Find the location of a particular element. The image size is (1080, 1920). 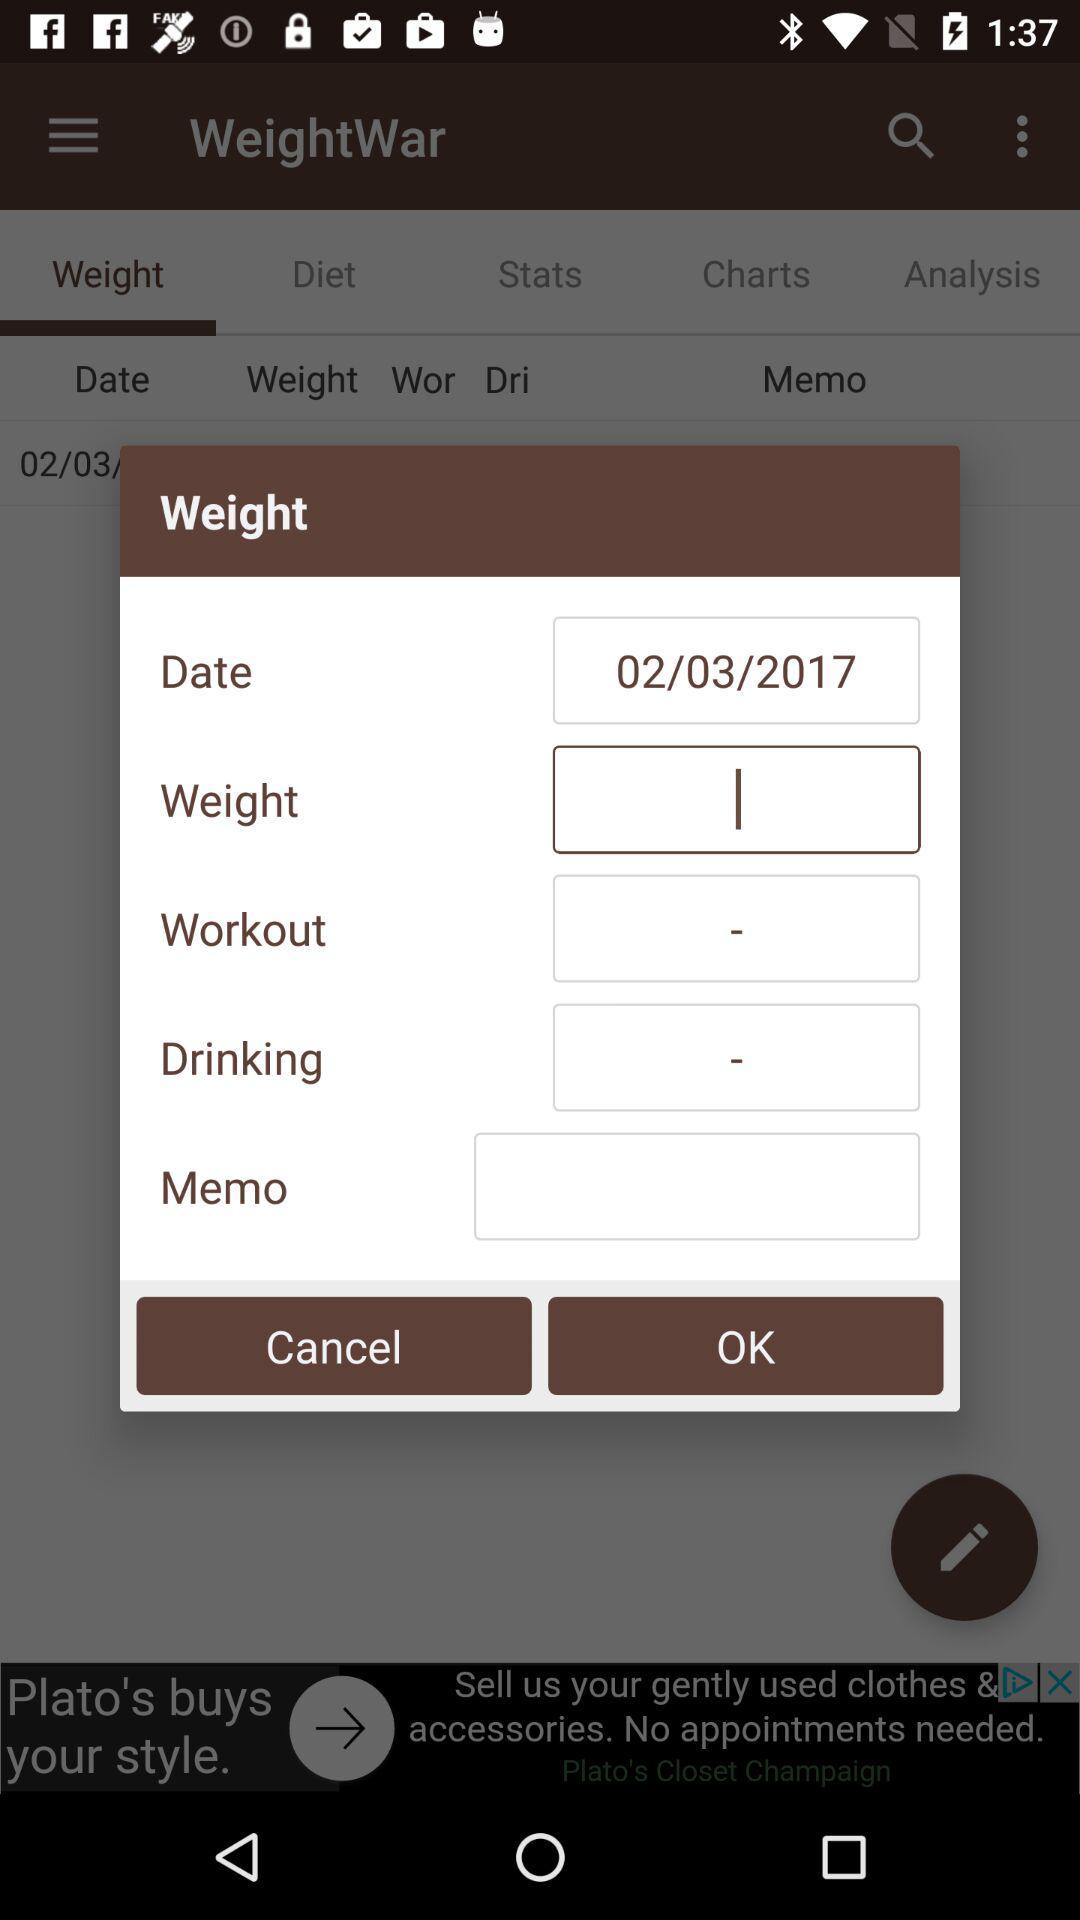

the item above workout is located at coordinates (736, 798).